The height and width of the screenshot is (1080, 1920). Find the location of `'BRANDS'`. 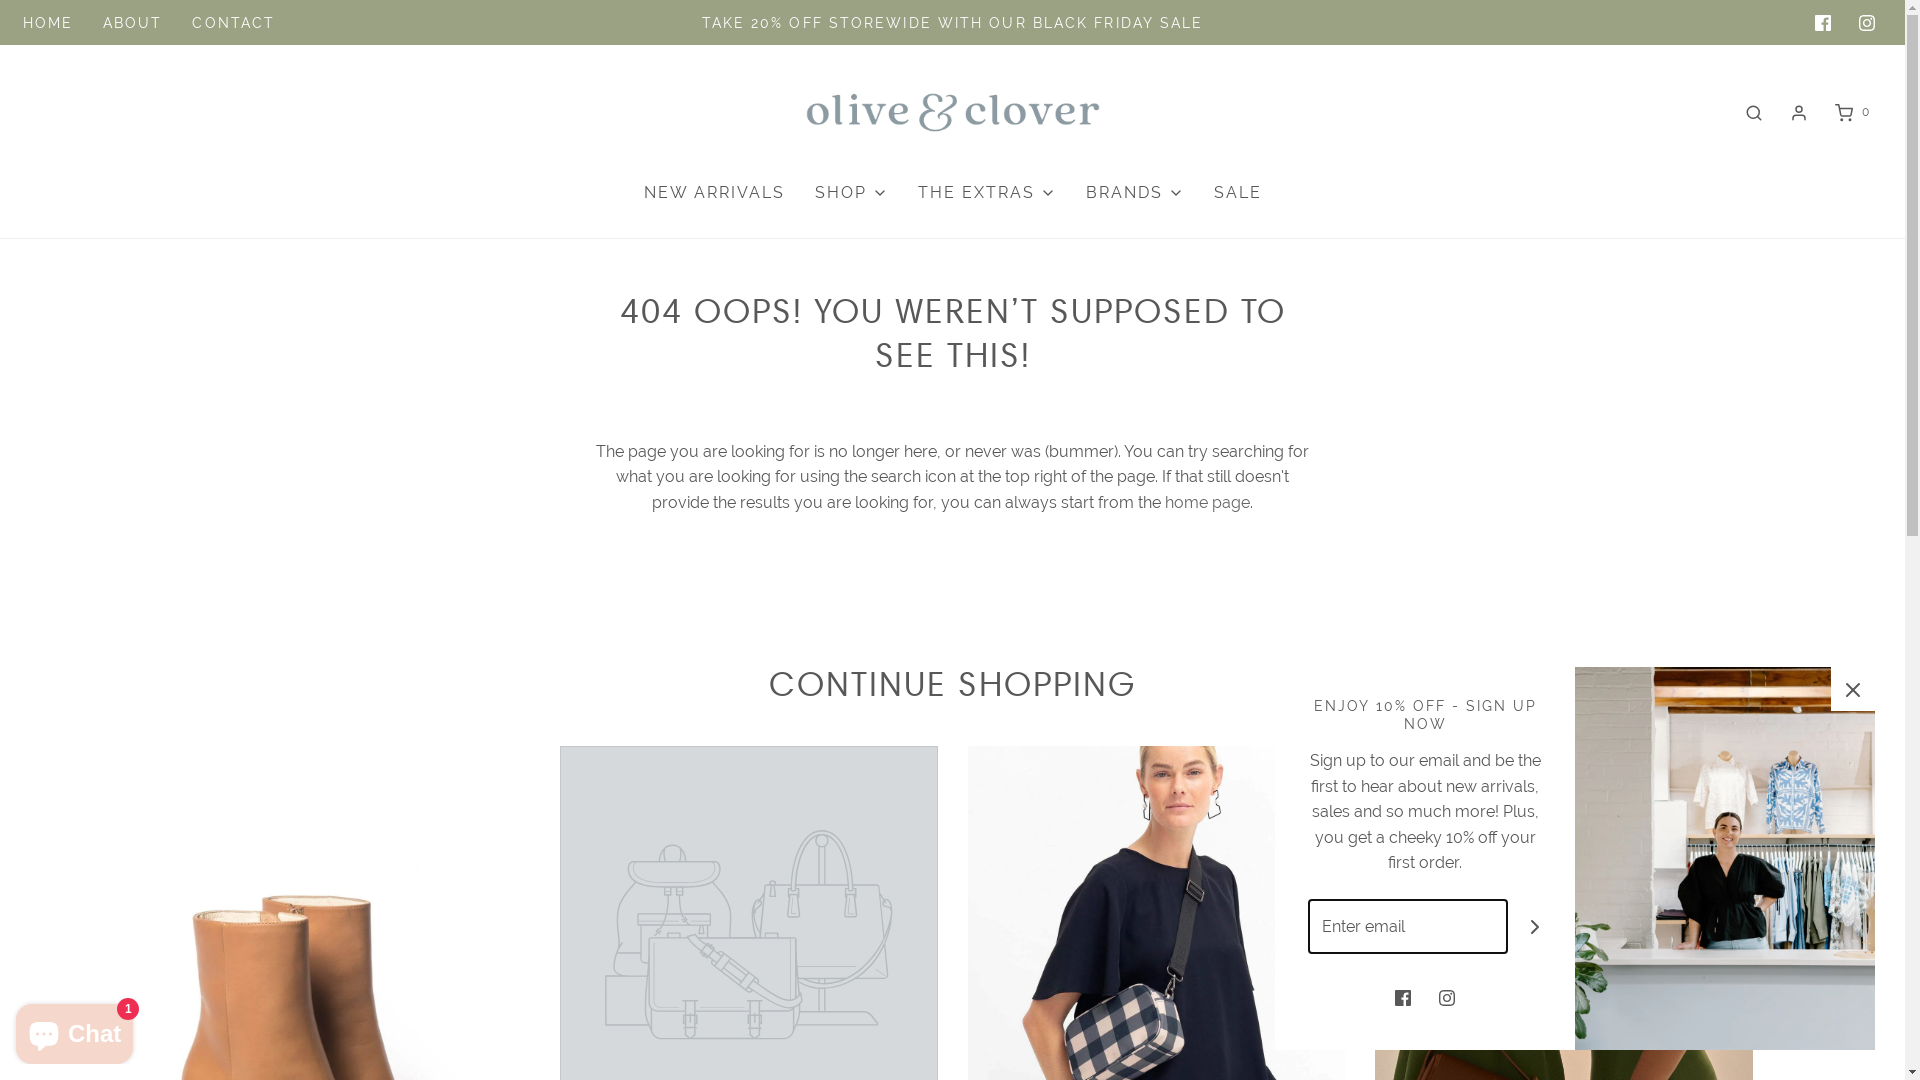

'BRANDS' is located at coordinates (1084, 192).